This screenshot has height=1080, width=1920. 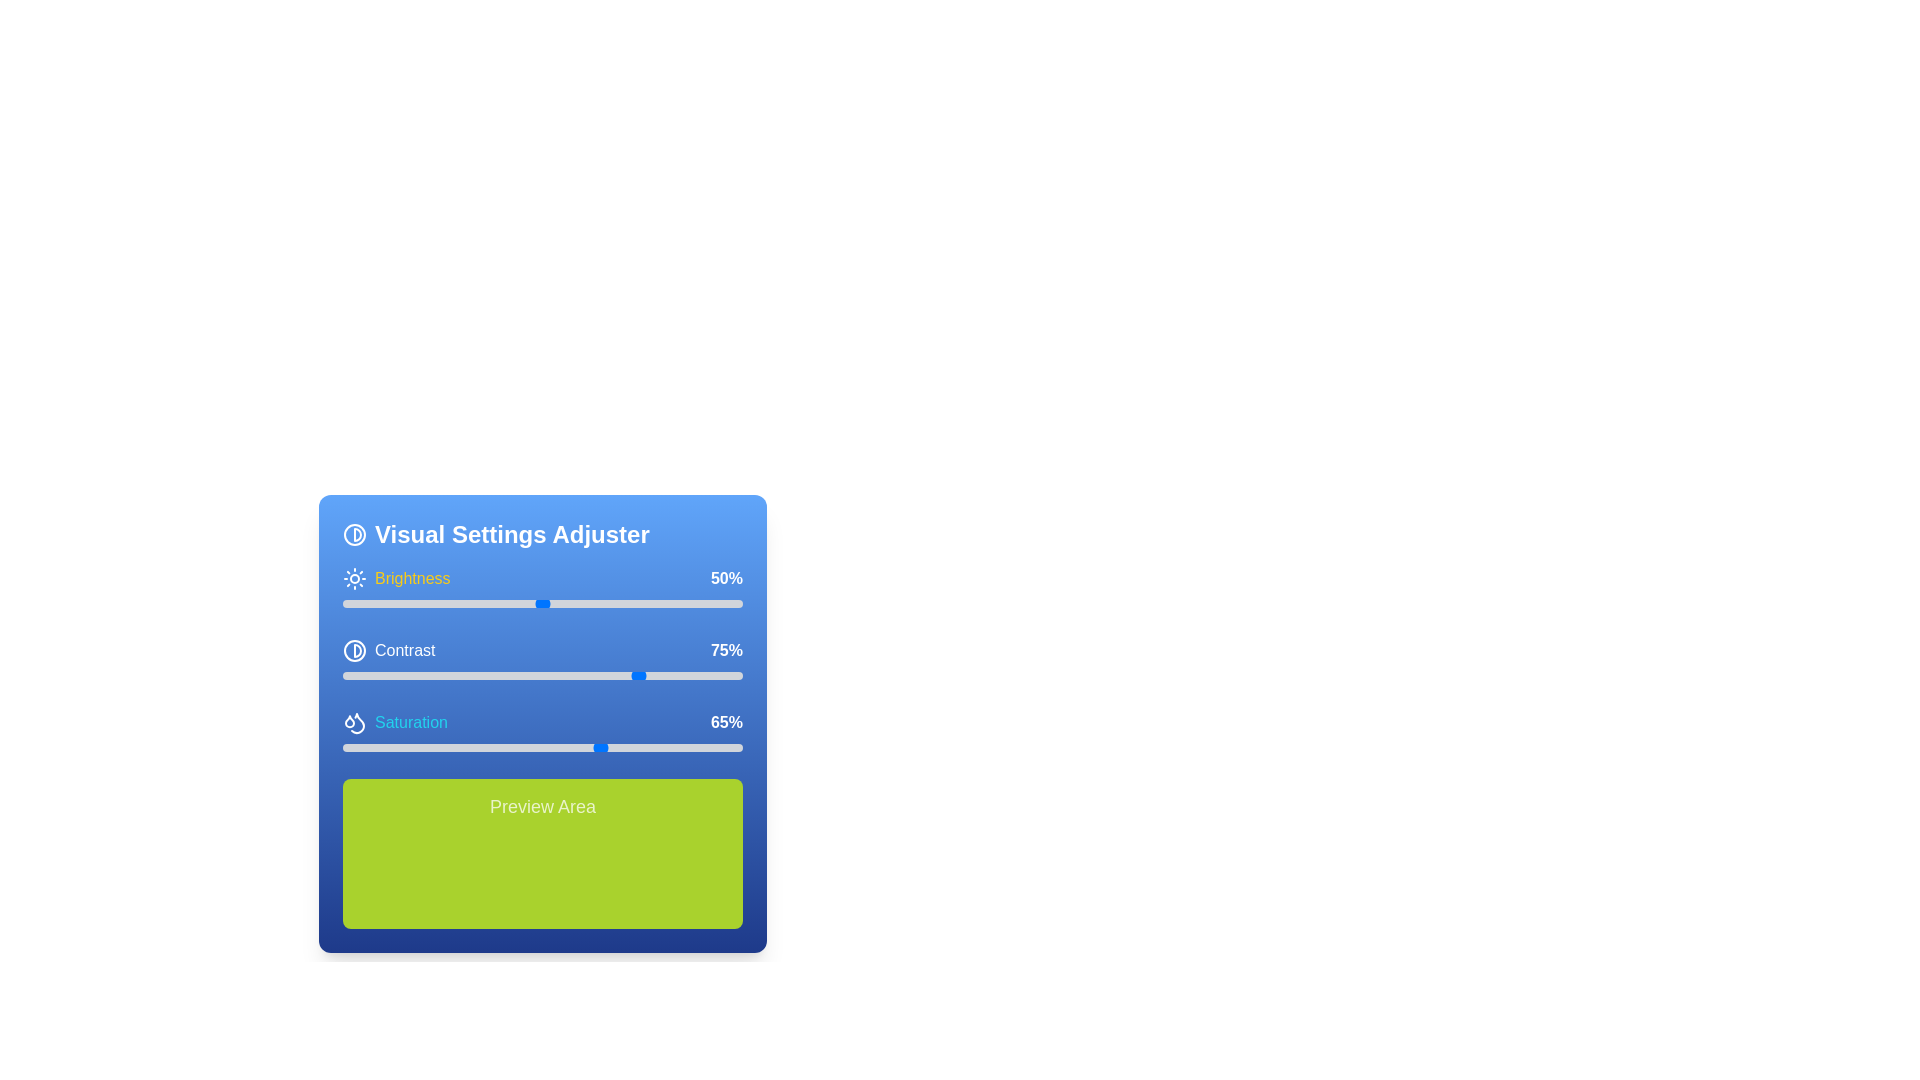 What do you see at coordinates (404, 651) in the screenshot?
I see `the text label with the content 'Contrast' in the 'Visual Settings Adjuster' panel under the 'Brightness' section` at bounding box center [404, 651].